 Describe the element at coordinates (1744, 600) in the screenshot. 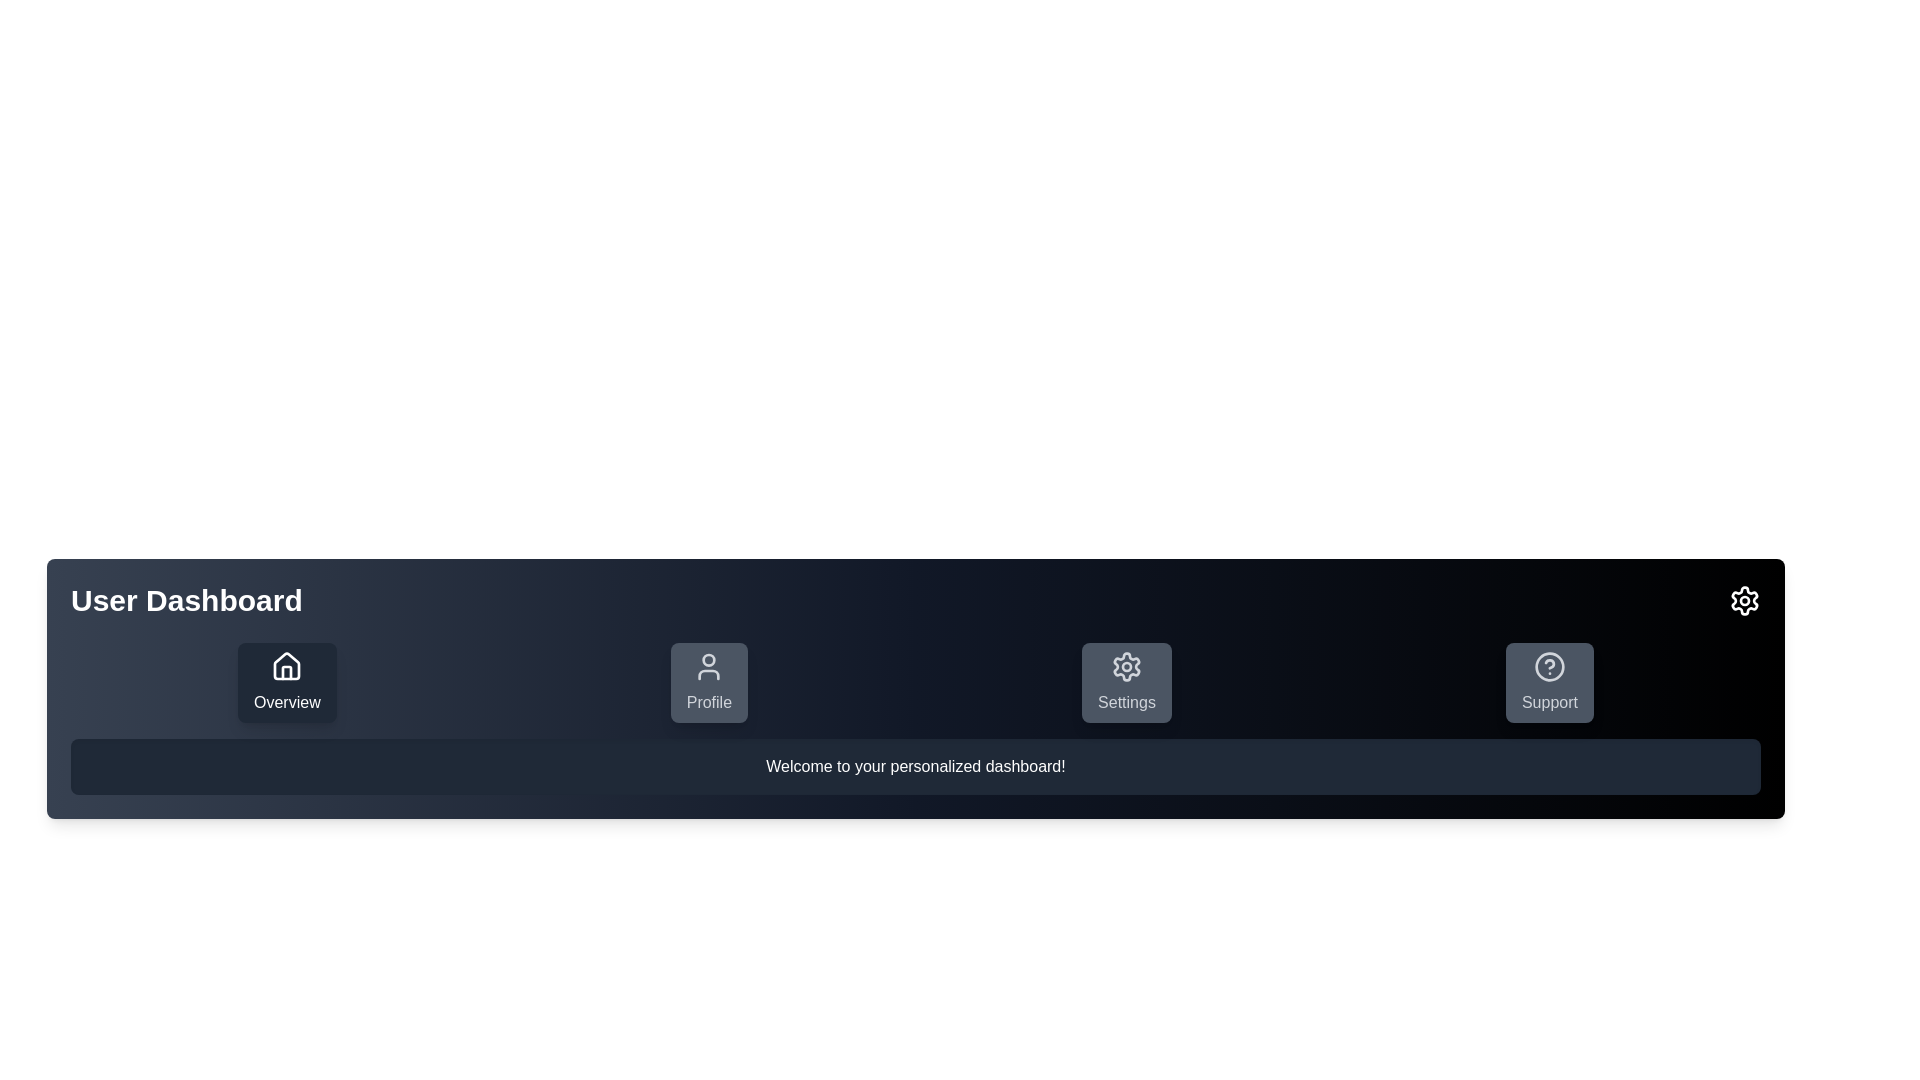

I see `the settings icon located at the top-right corner of the user dashboard` at that location.